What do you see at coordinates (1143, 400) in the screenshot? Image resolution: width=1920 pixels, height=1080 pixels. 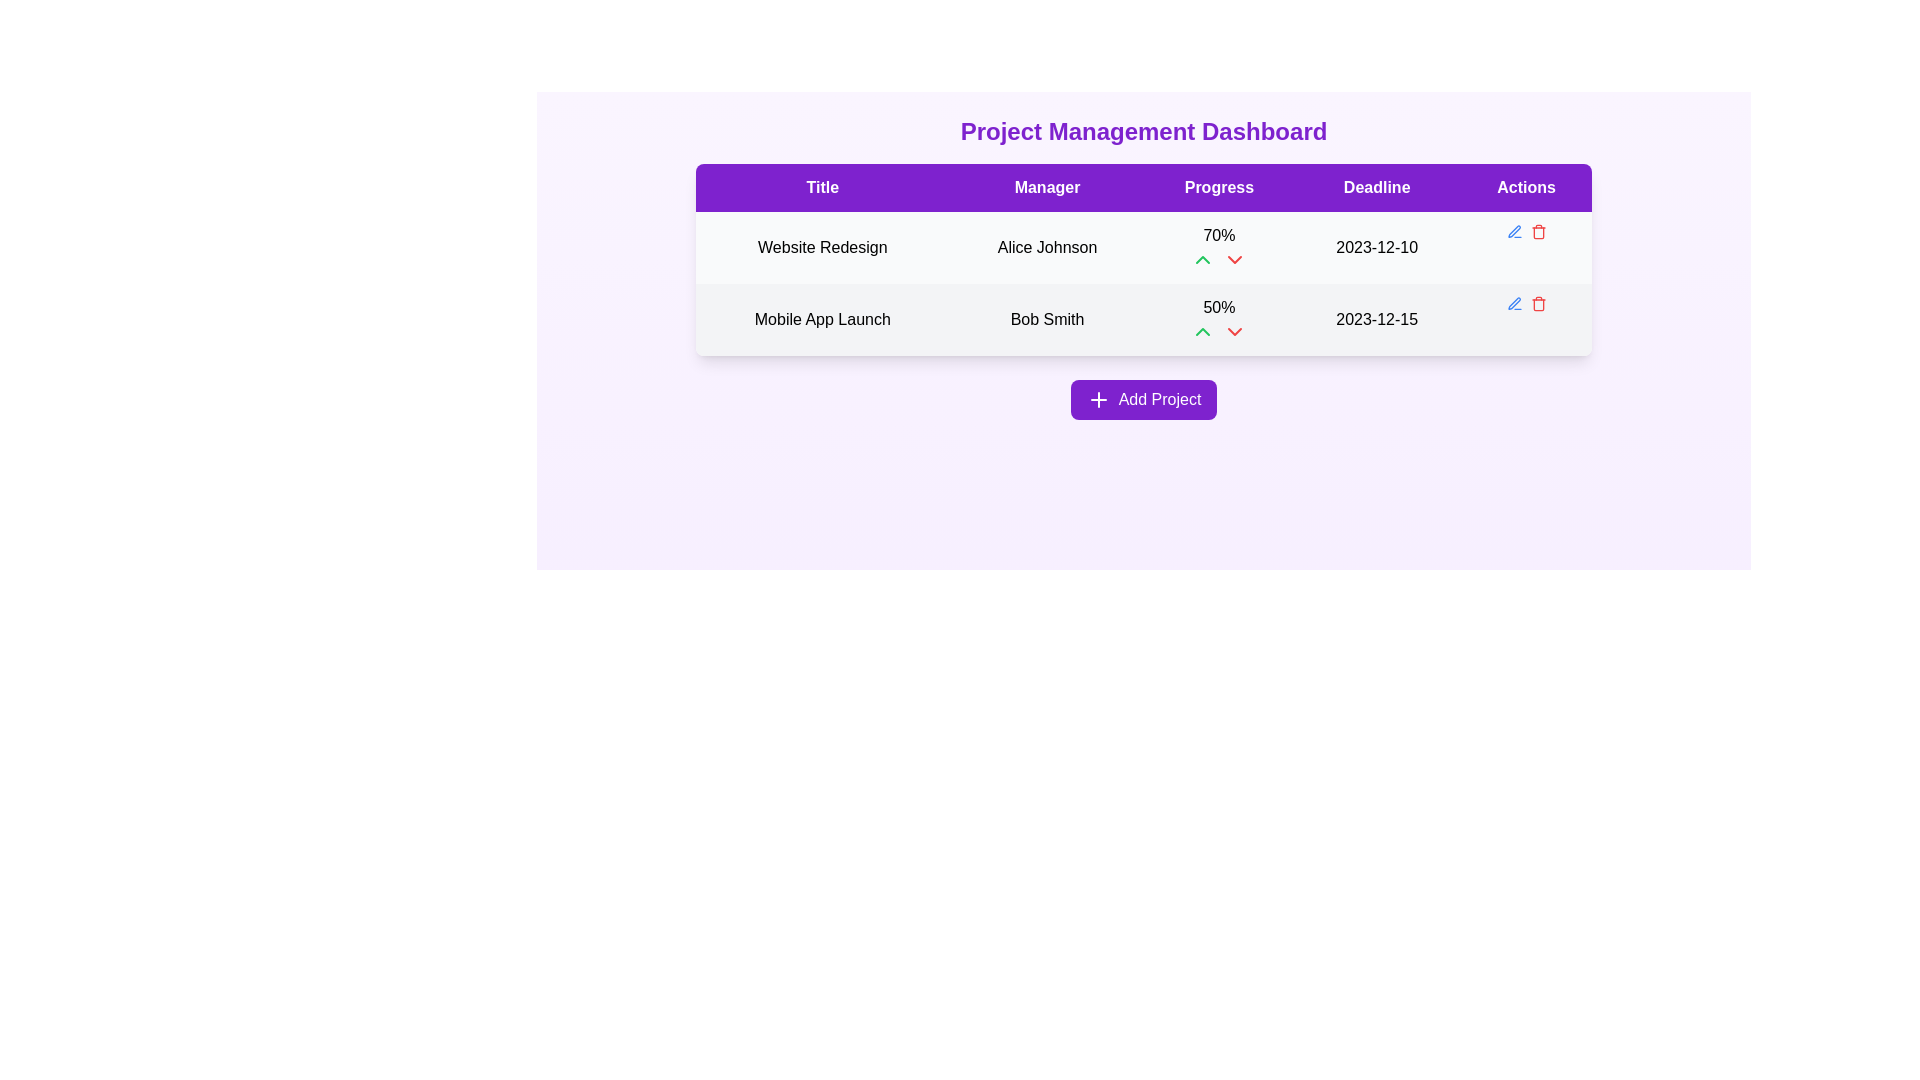 I see `the 'Add Project' button located below the project table in the dashboard to initiate adding a project` at bounding box center [1143, 400].